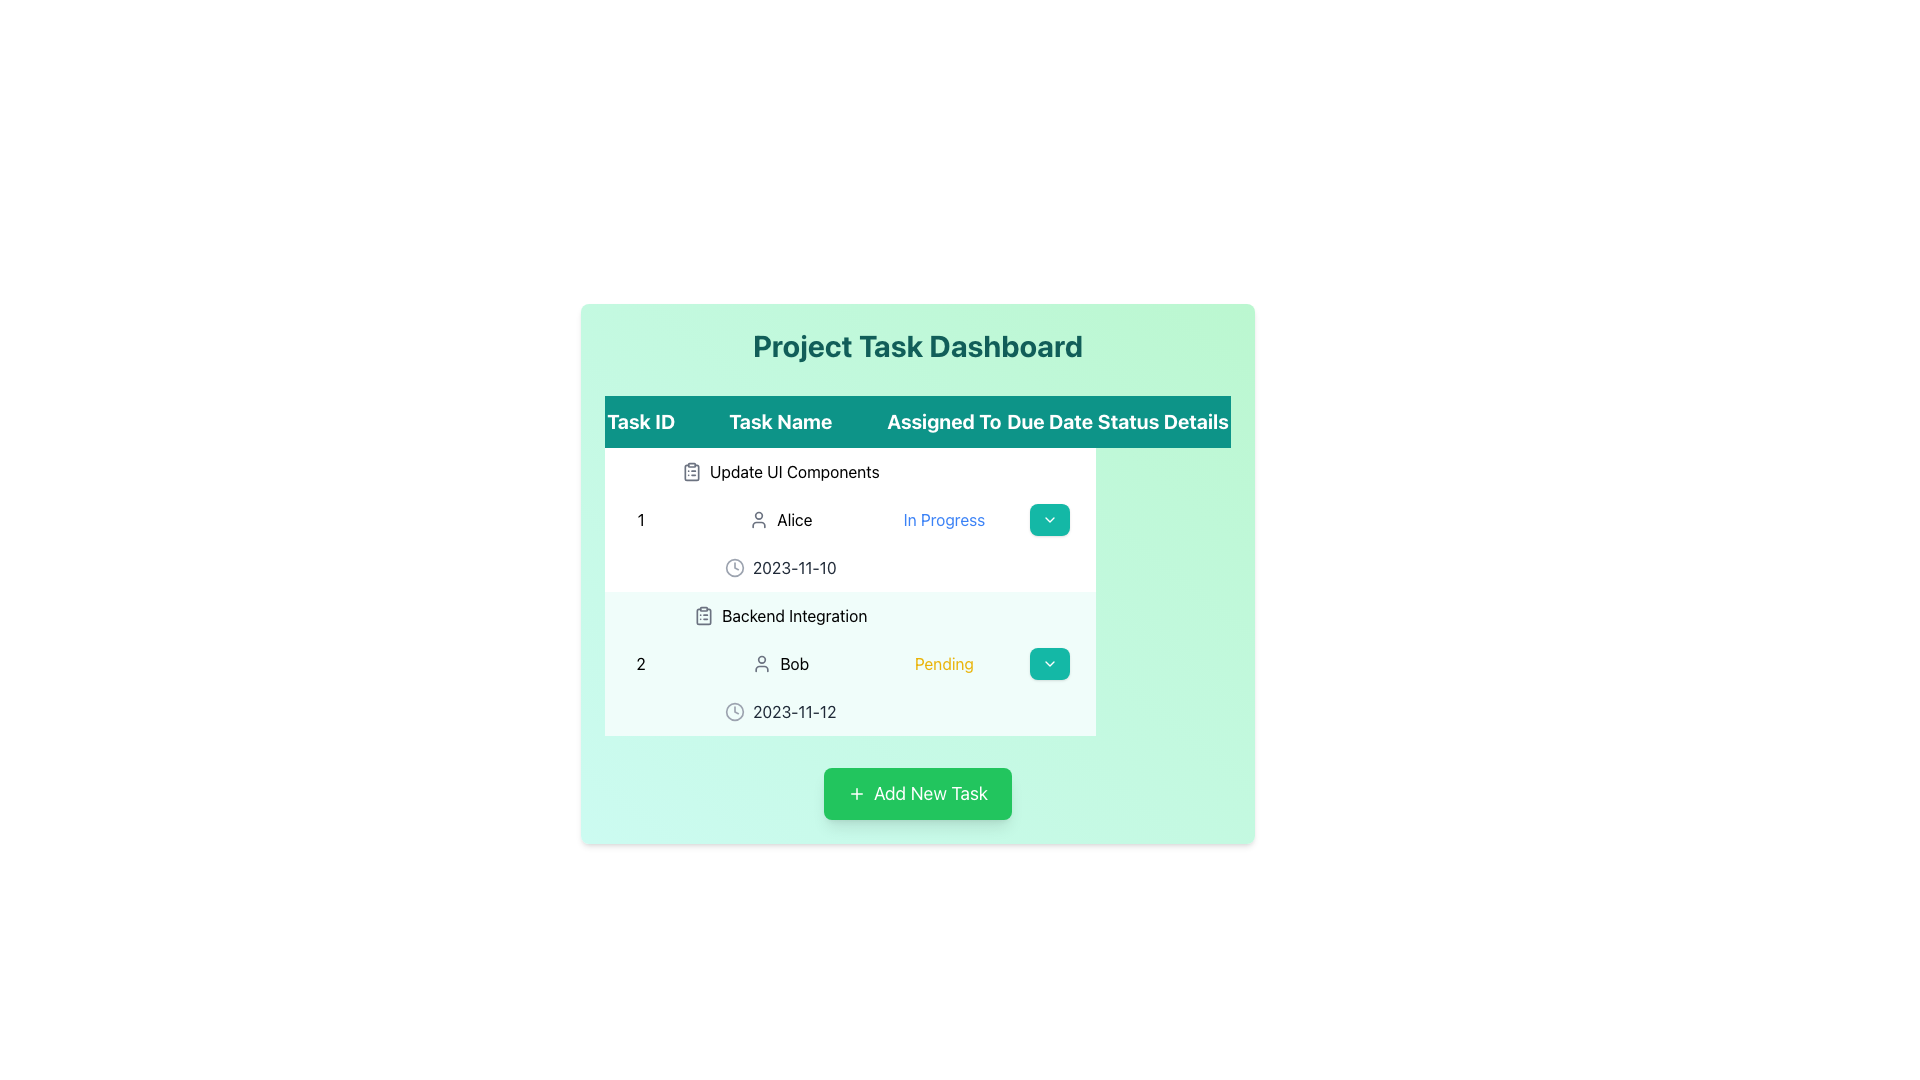 This screenshot has height=1080, width=1920. What do you see at coordinates (793, 711) in the screenshot?
I see `the text label displaying the due date for the task 'Backend Integration'` at bounding box center [793, 711].